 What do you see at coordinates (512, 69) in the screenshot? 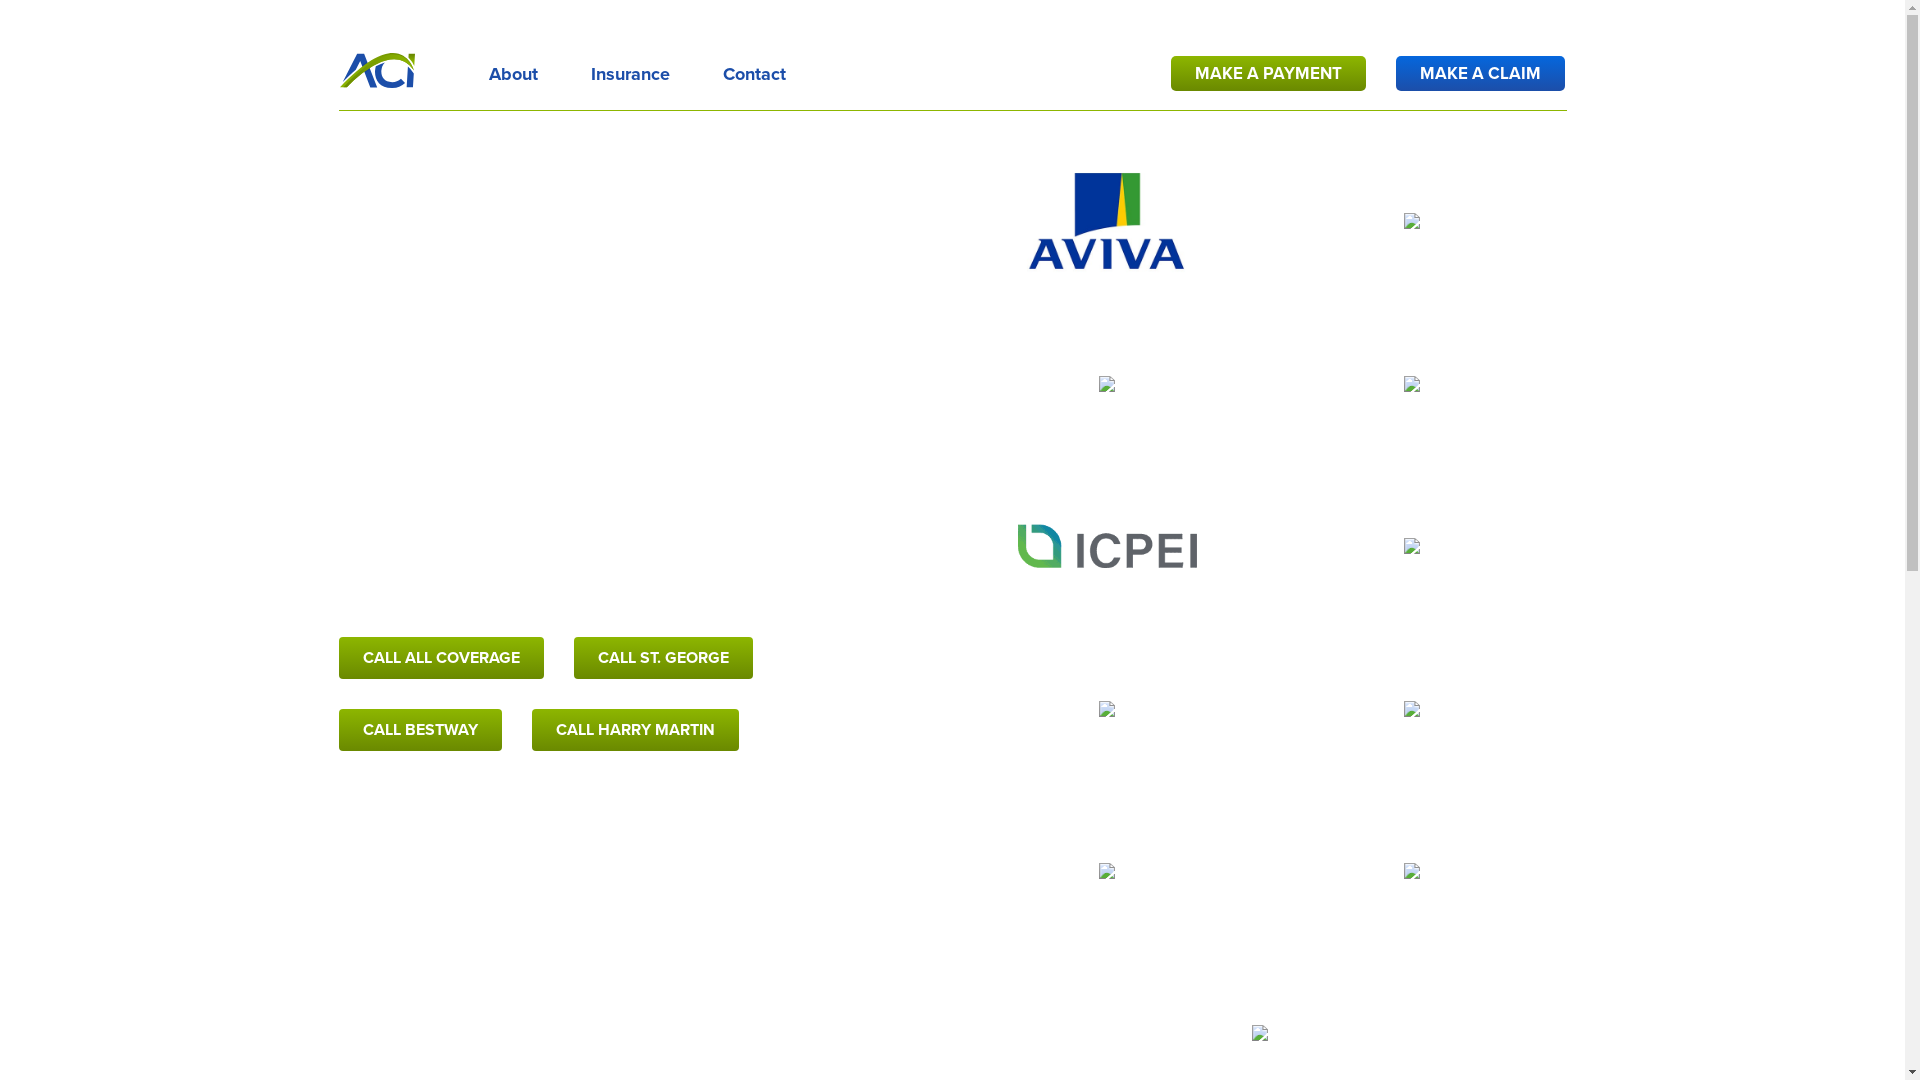
I see `'About'` at bounding box center [512, 69].